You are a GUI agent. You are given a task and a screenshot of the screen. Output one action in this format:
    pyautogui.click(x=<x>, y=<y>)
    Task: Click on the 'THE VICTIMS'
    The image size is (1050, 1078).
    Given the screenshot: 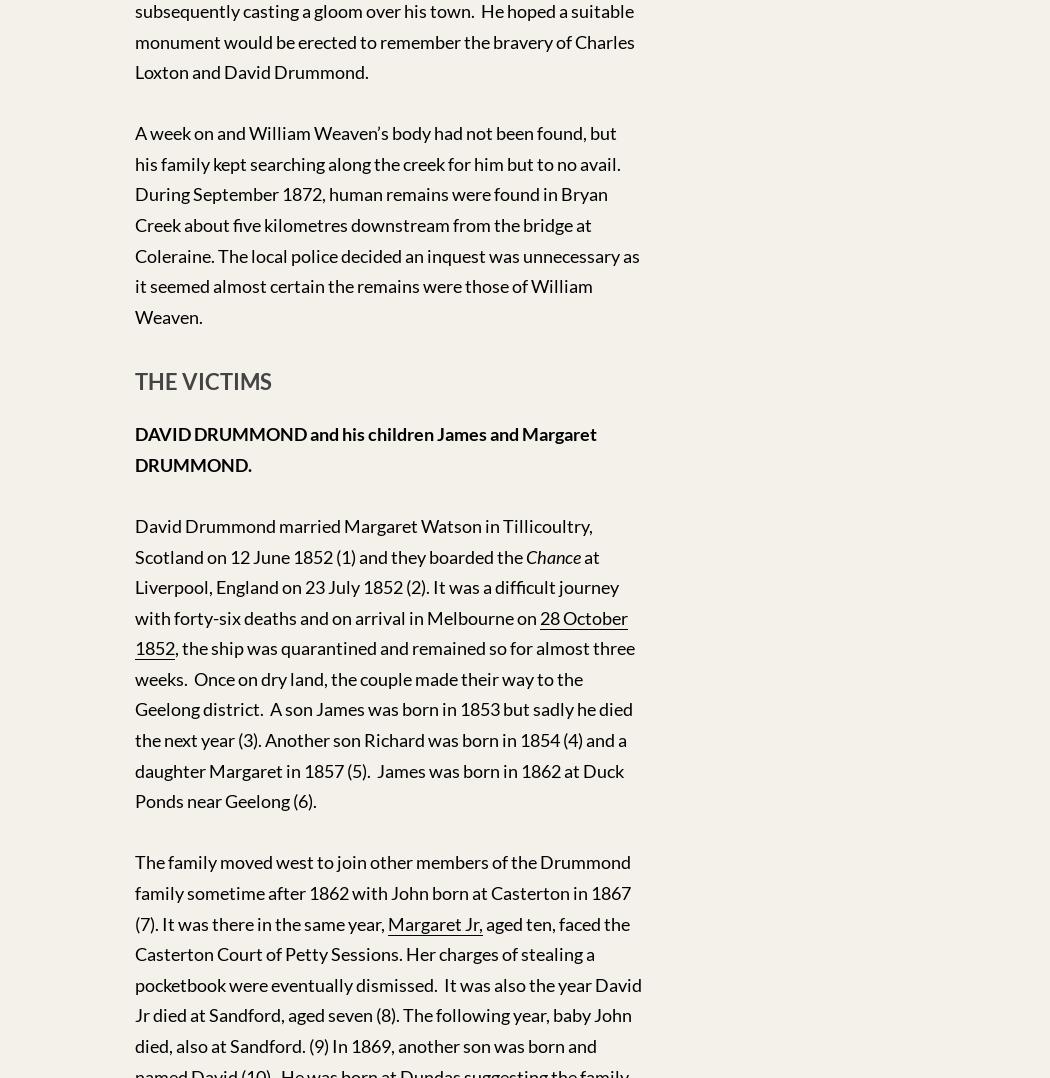 What is the action you would take?
    pyautogui.click(x=134, y=381)
    